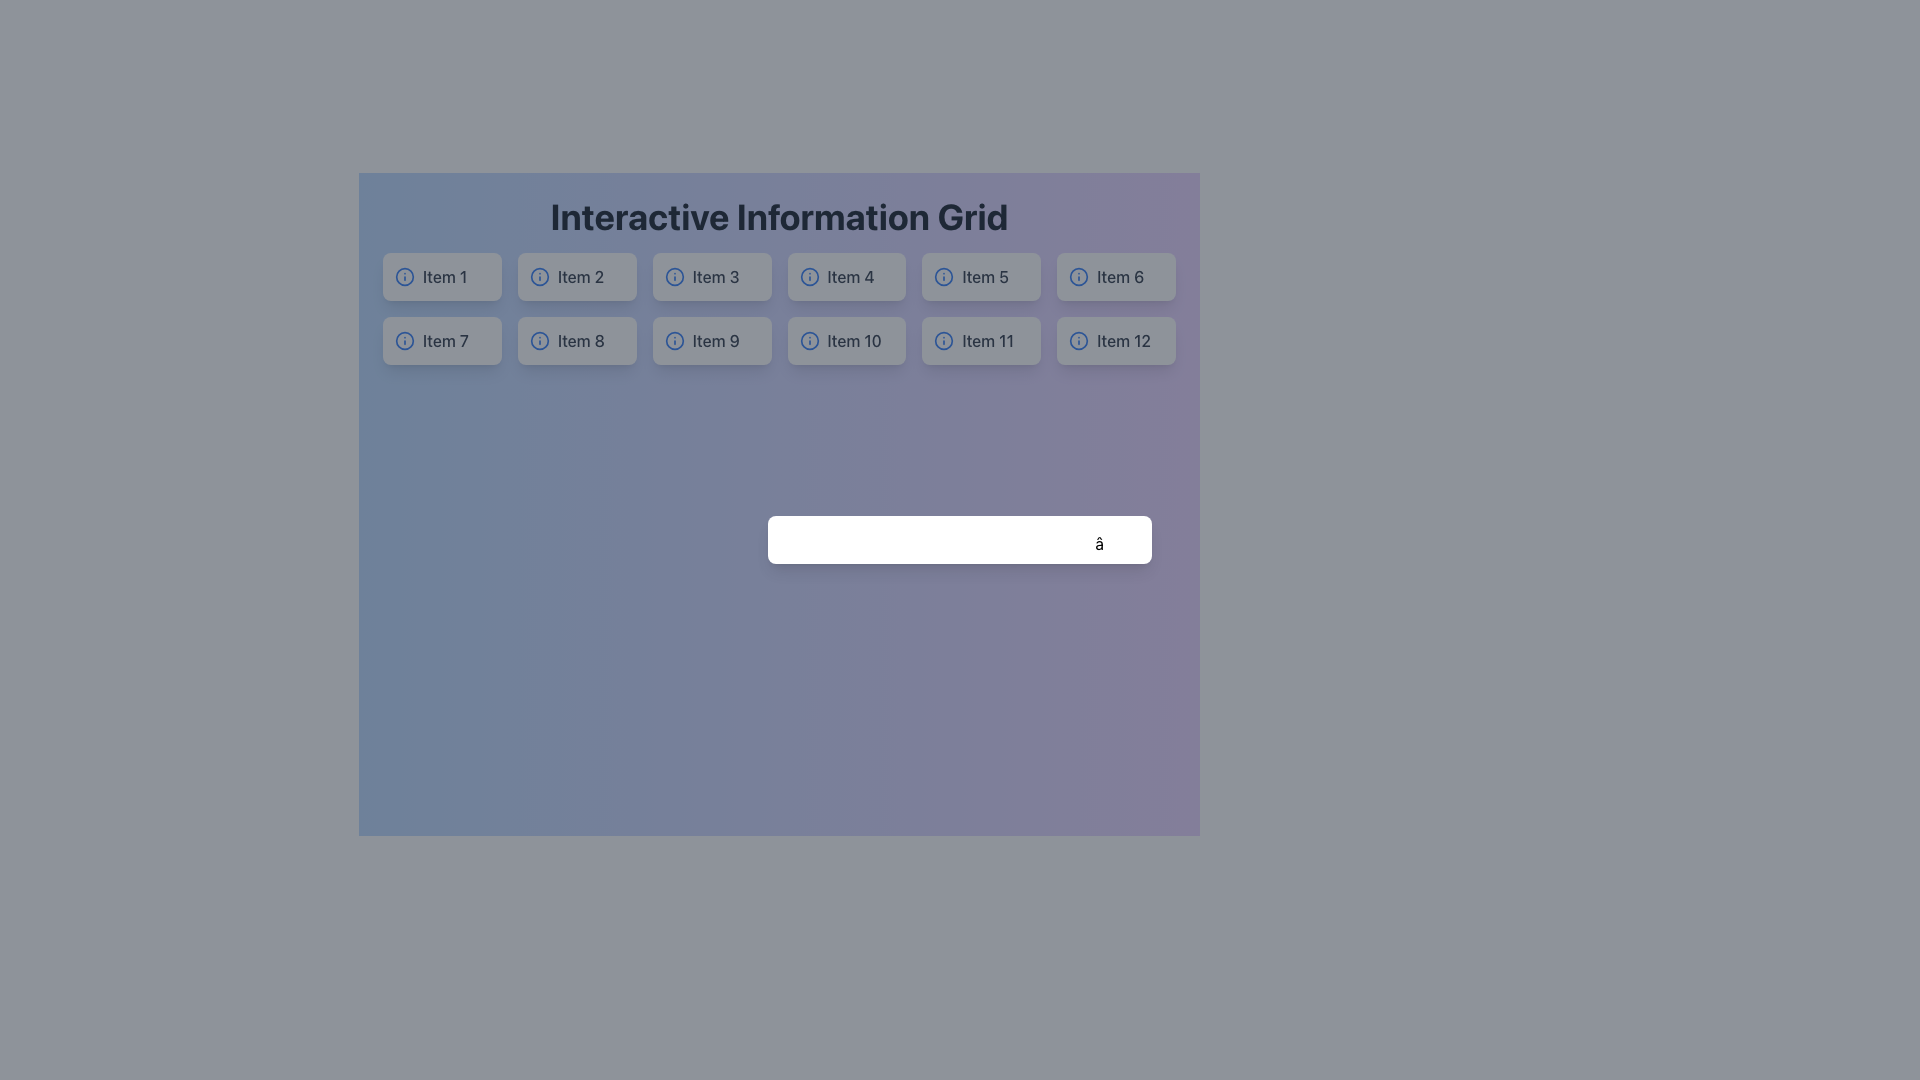 The height and width of the screenshot is (1080, 1920). What do you see at coordinates (985, 277) in the screenshot?
I see `the text label or button labeled 'Item 5', which is the fifth item in a horizontally aligned grid located in the upper-right sector of the application` at bounding box center [985, 277].